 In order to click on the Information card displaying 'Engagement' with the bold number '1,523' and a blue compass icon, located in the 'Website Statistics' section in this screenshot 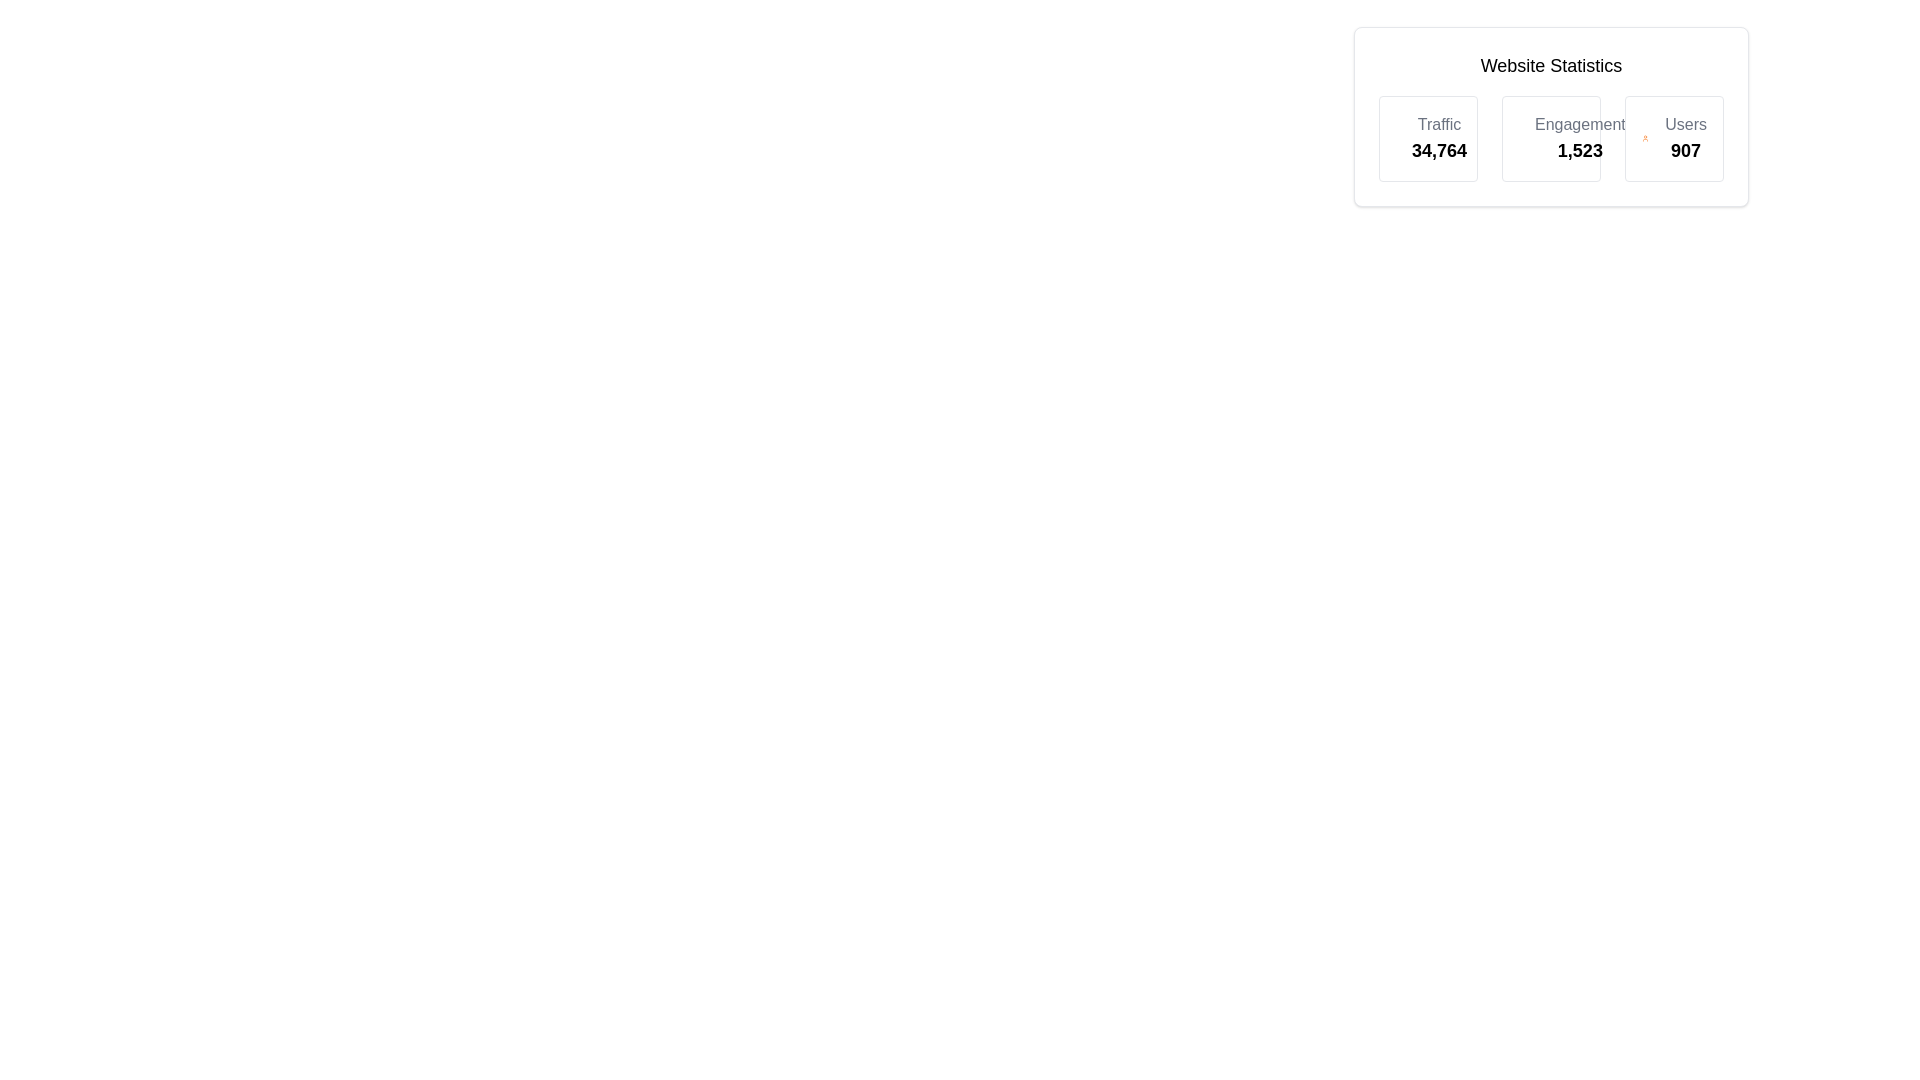, I will do `click(1550, 137)`.